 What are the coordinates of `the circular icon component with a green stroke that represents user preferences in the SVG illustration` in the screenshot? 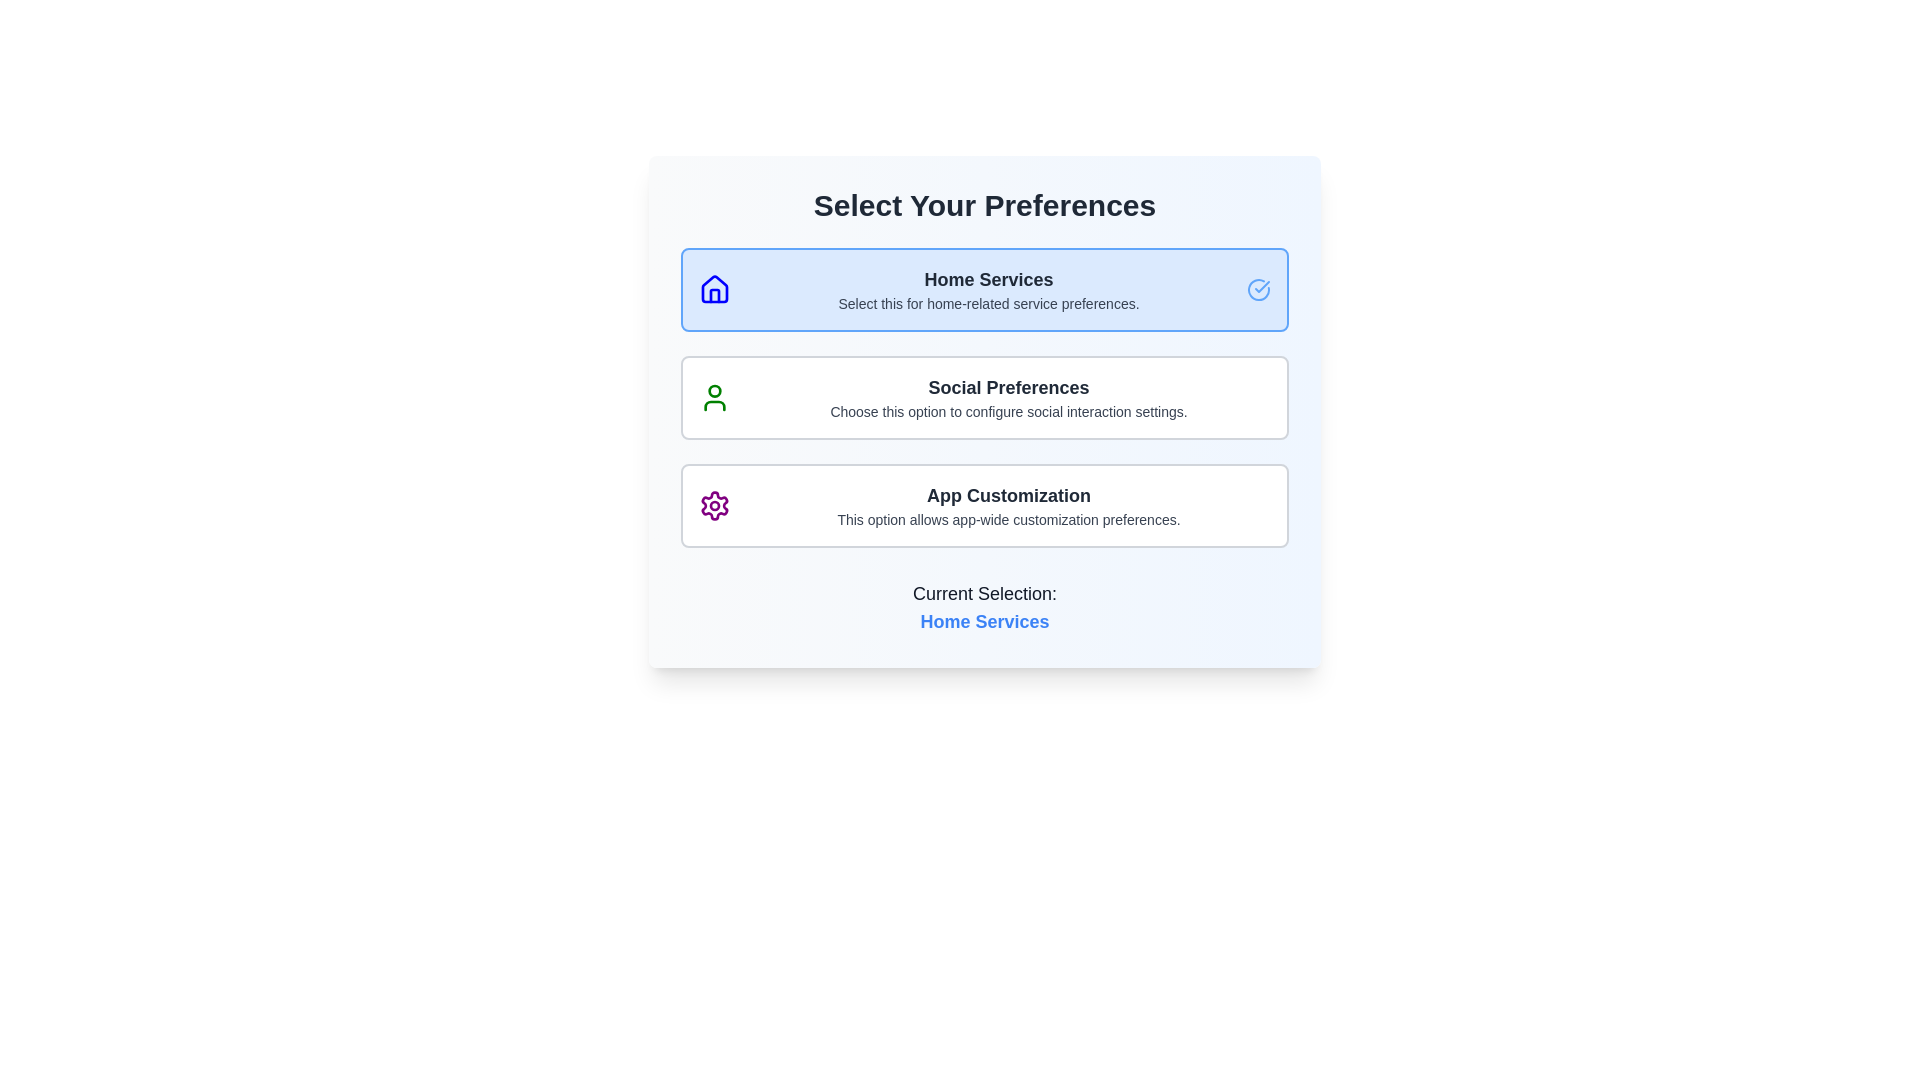 It's located at (715, 390).